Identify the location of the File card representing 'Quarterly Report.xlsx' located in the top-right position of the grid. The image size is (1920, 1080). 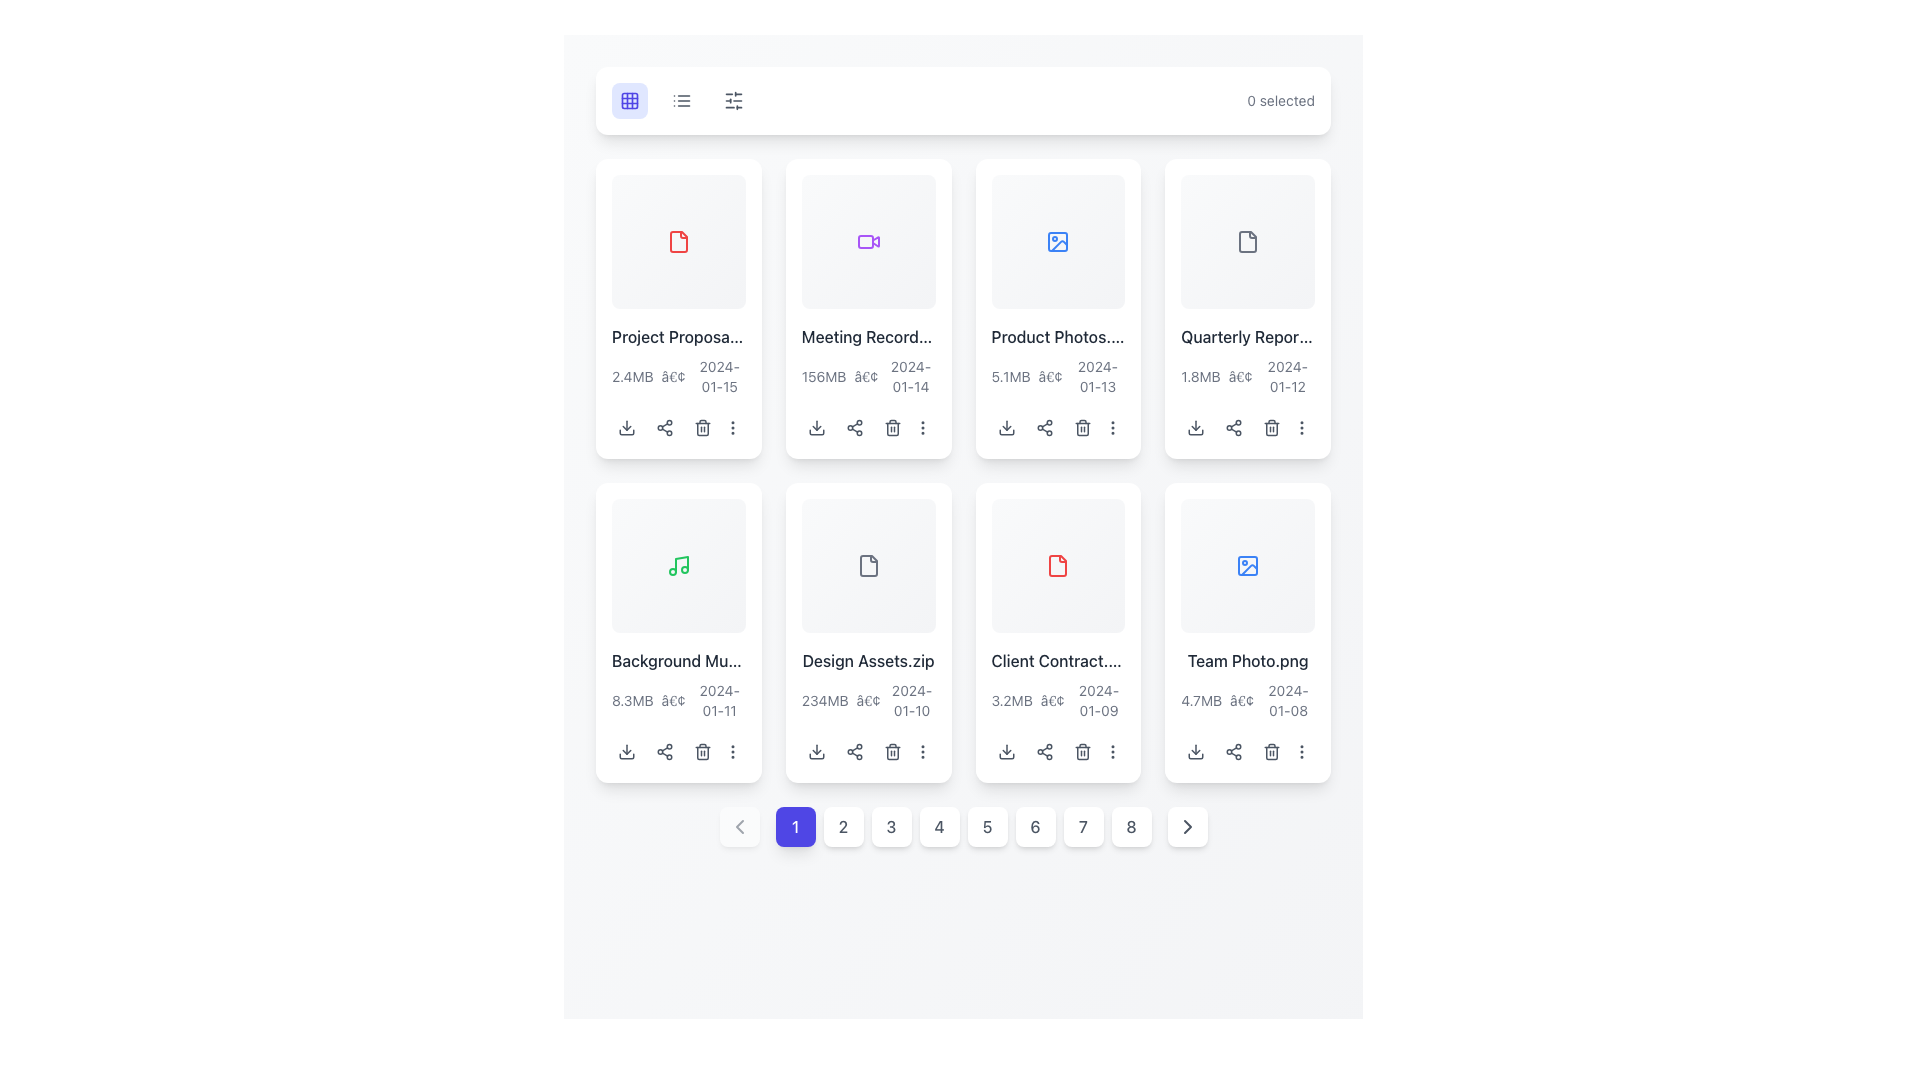
(1247, 308).